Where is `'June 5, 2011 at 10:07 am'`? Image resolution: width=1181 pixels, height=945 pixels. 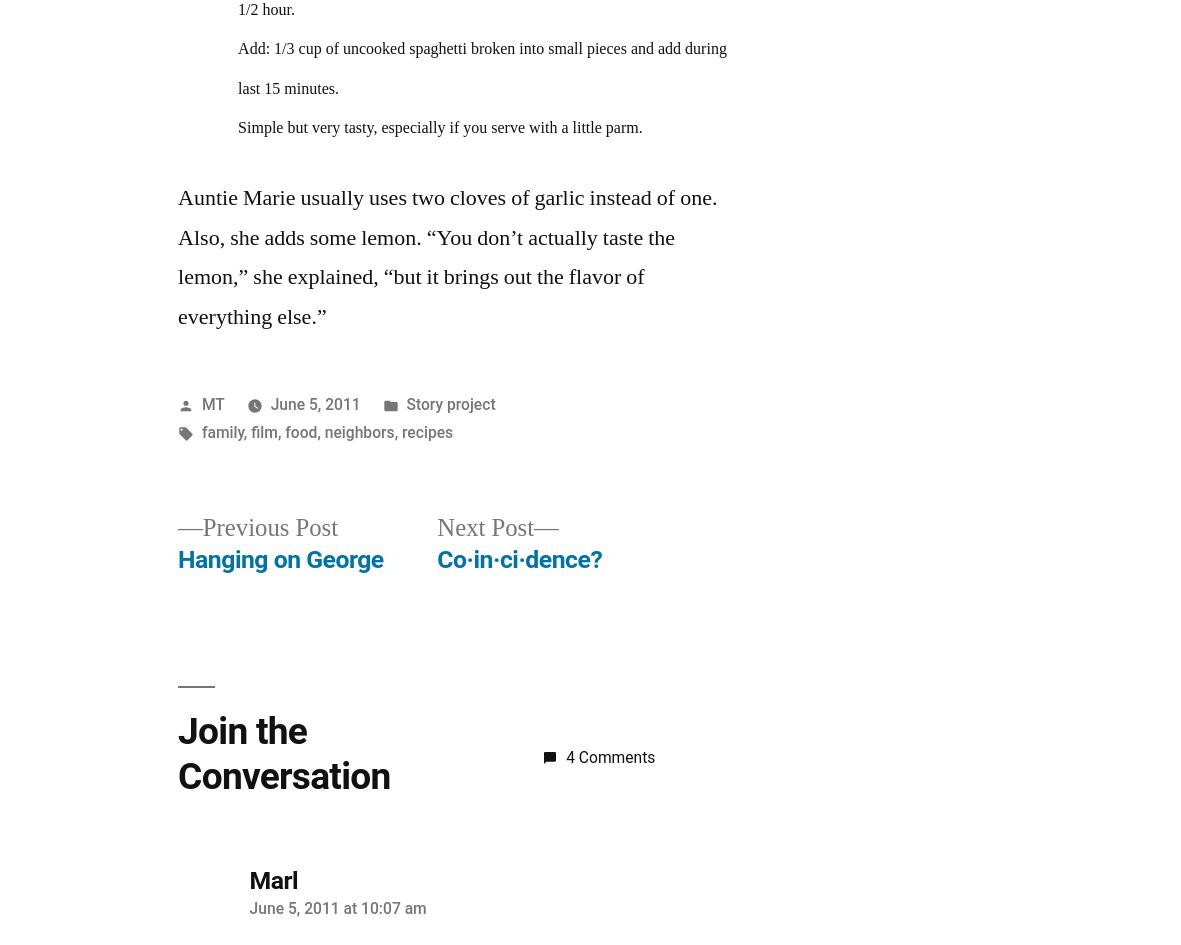
'June 5, 2011 at 10:07 am' is located at coordinates (336, 907).